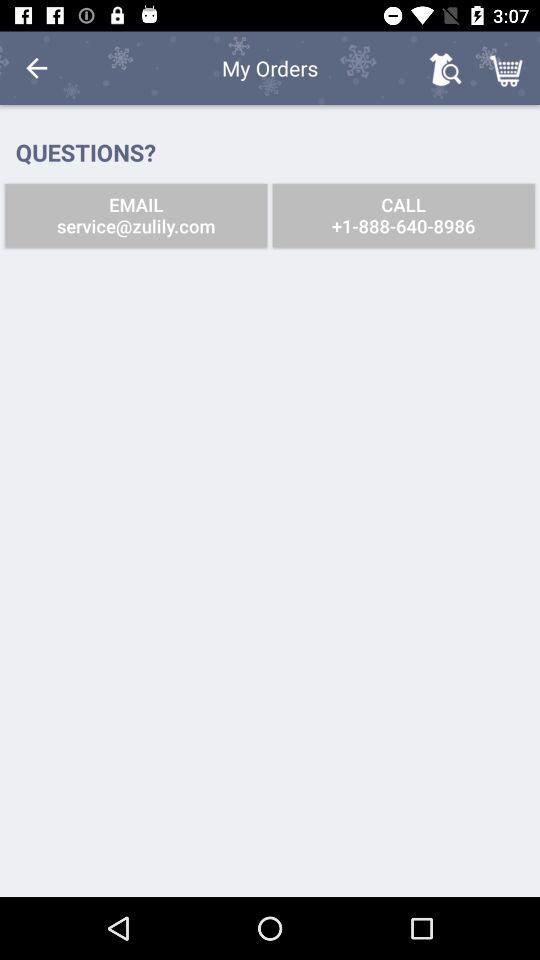 The image size is (540, 960). Describe the element at coordinates (403, 215) in the screenshot. I see `the call 1 888` at that location.